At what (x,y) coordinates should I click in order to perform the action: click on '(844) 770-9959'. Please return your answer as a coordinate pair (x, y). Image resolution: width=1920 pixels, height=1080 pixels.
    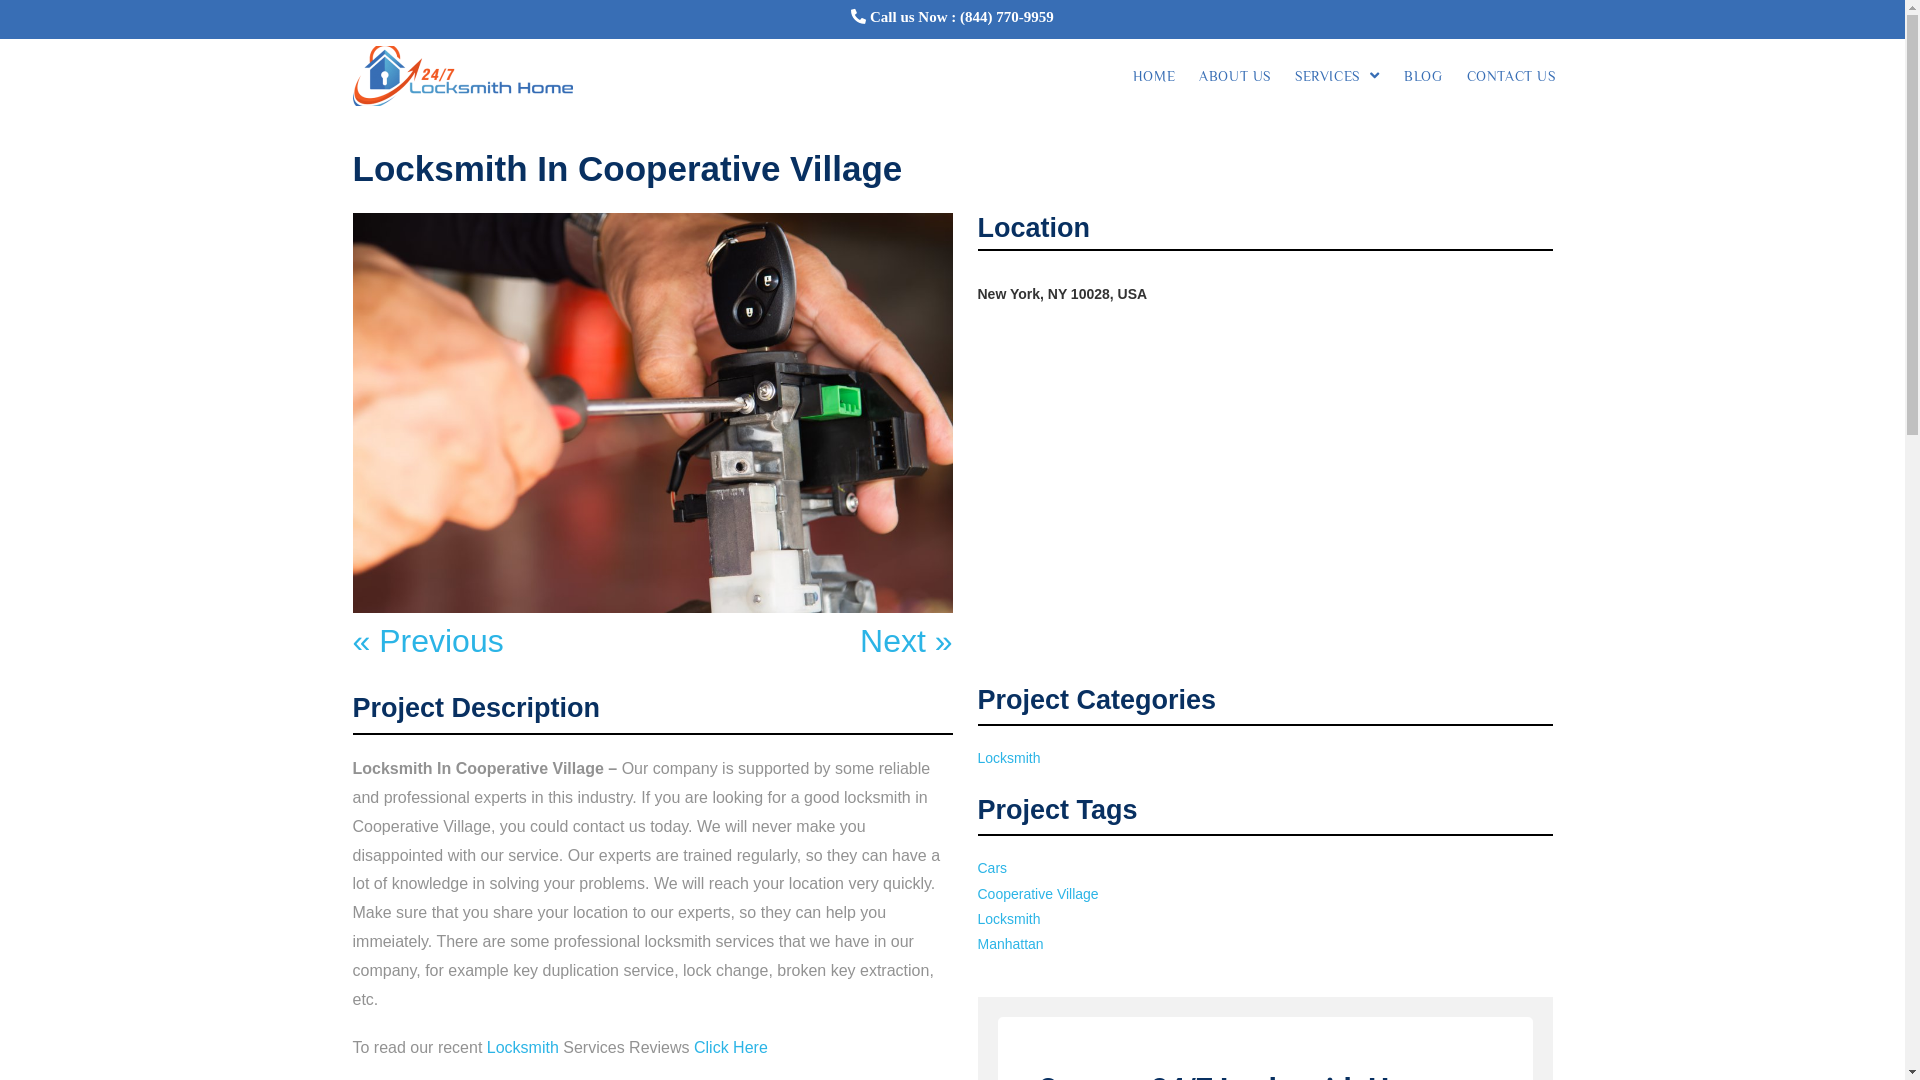
    Looking at the image, I should click on (960, 16).